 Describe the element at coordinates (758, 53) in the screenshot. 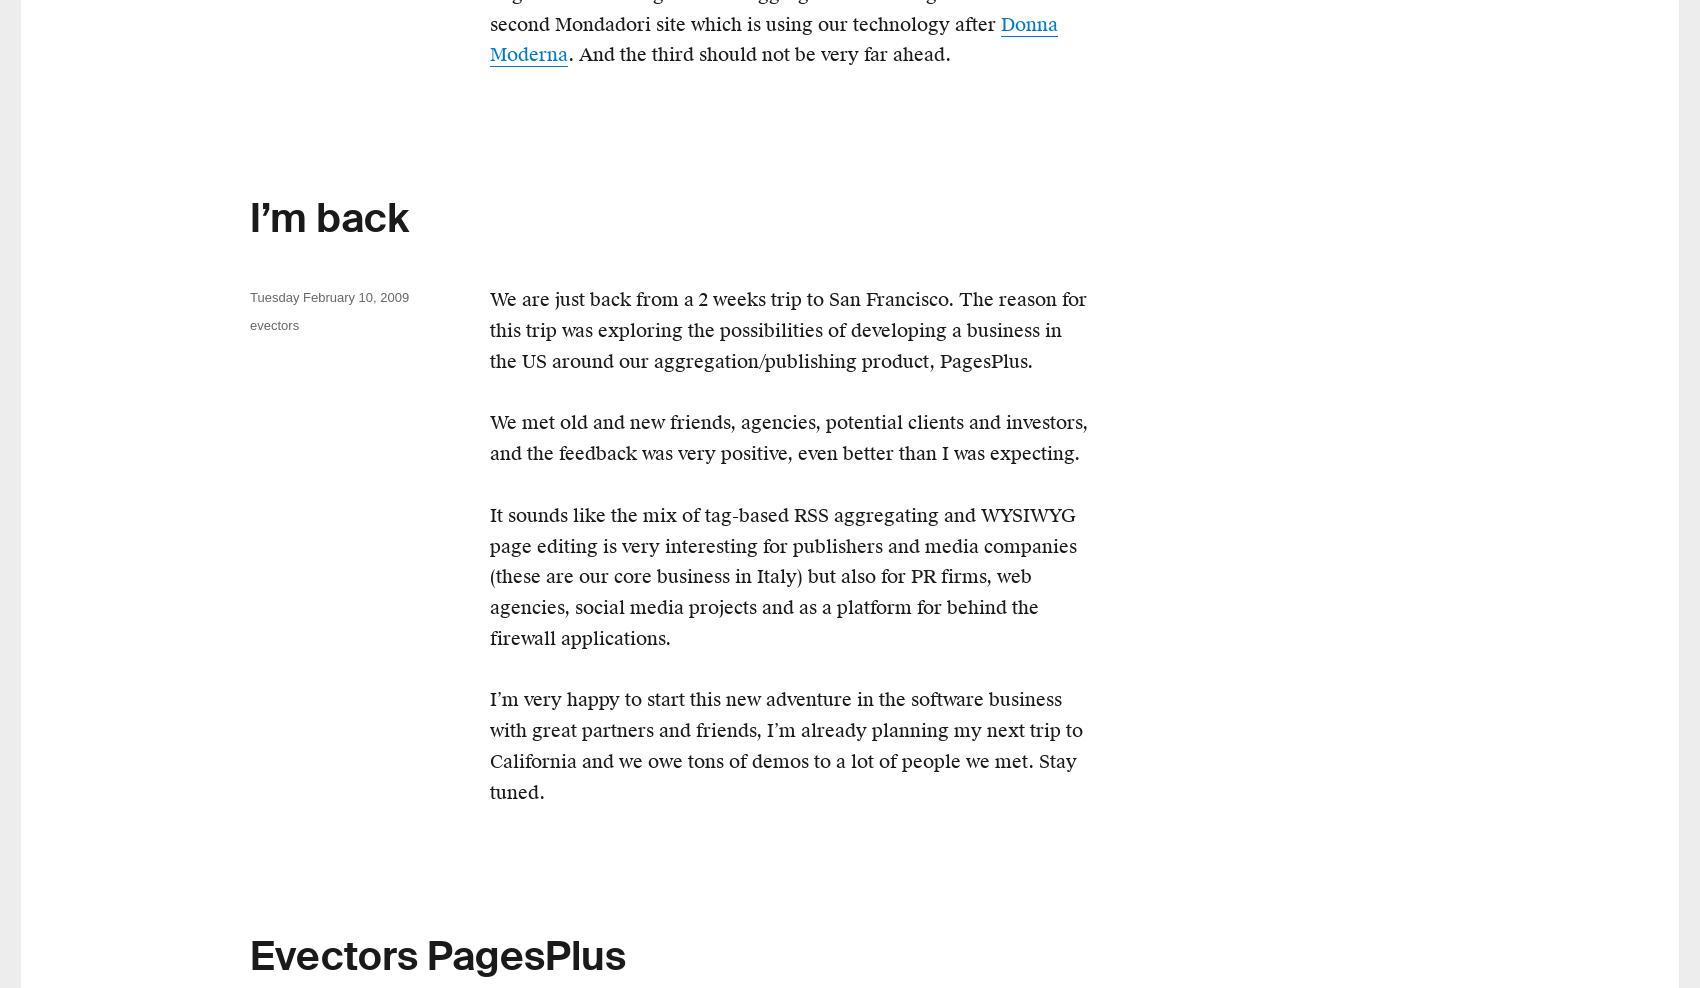

I see `'. And the third should not be very far ahead.'` at that location.